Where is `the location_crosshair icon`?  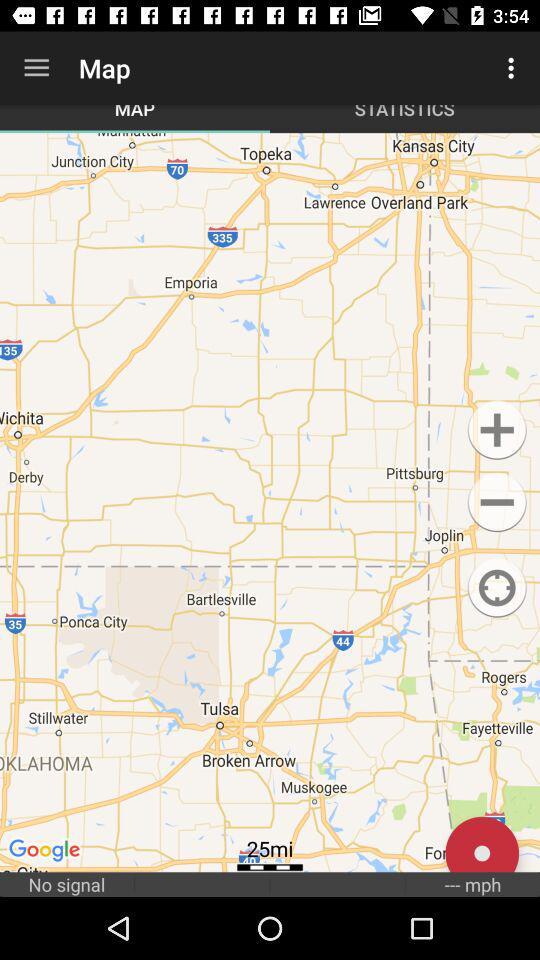
the location_crosshair icon is located at coordinates (496, 588).